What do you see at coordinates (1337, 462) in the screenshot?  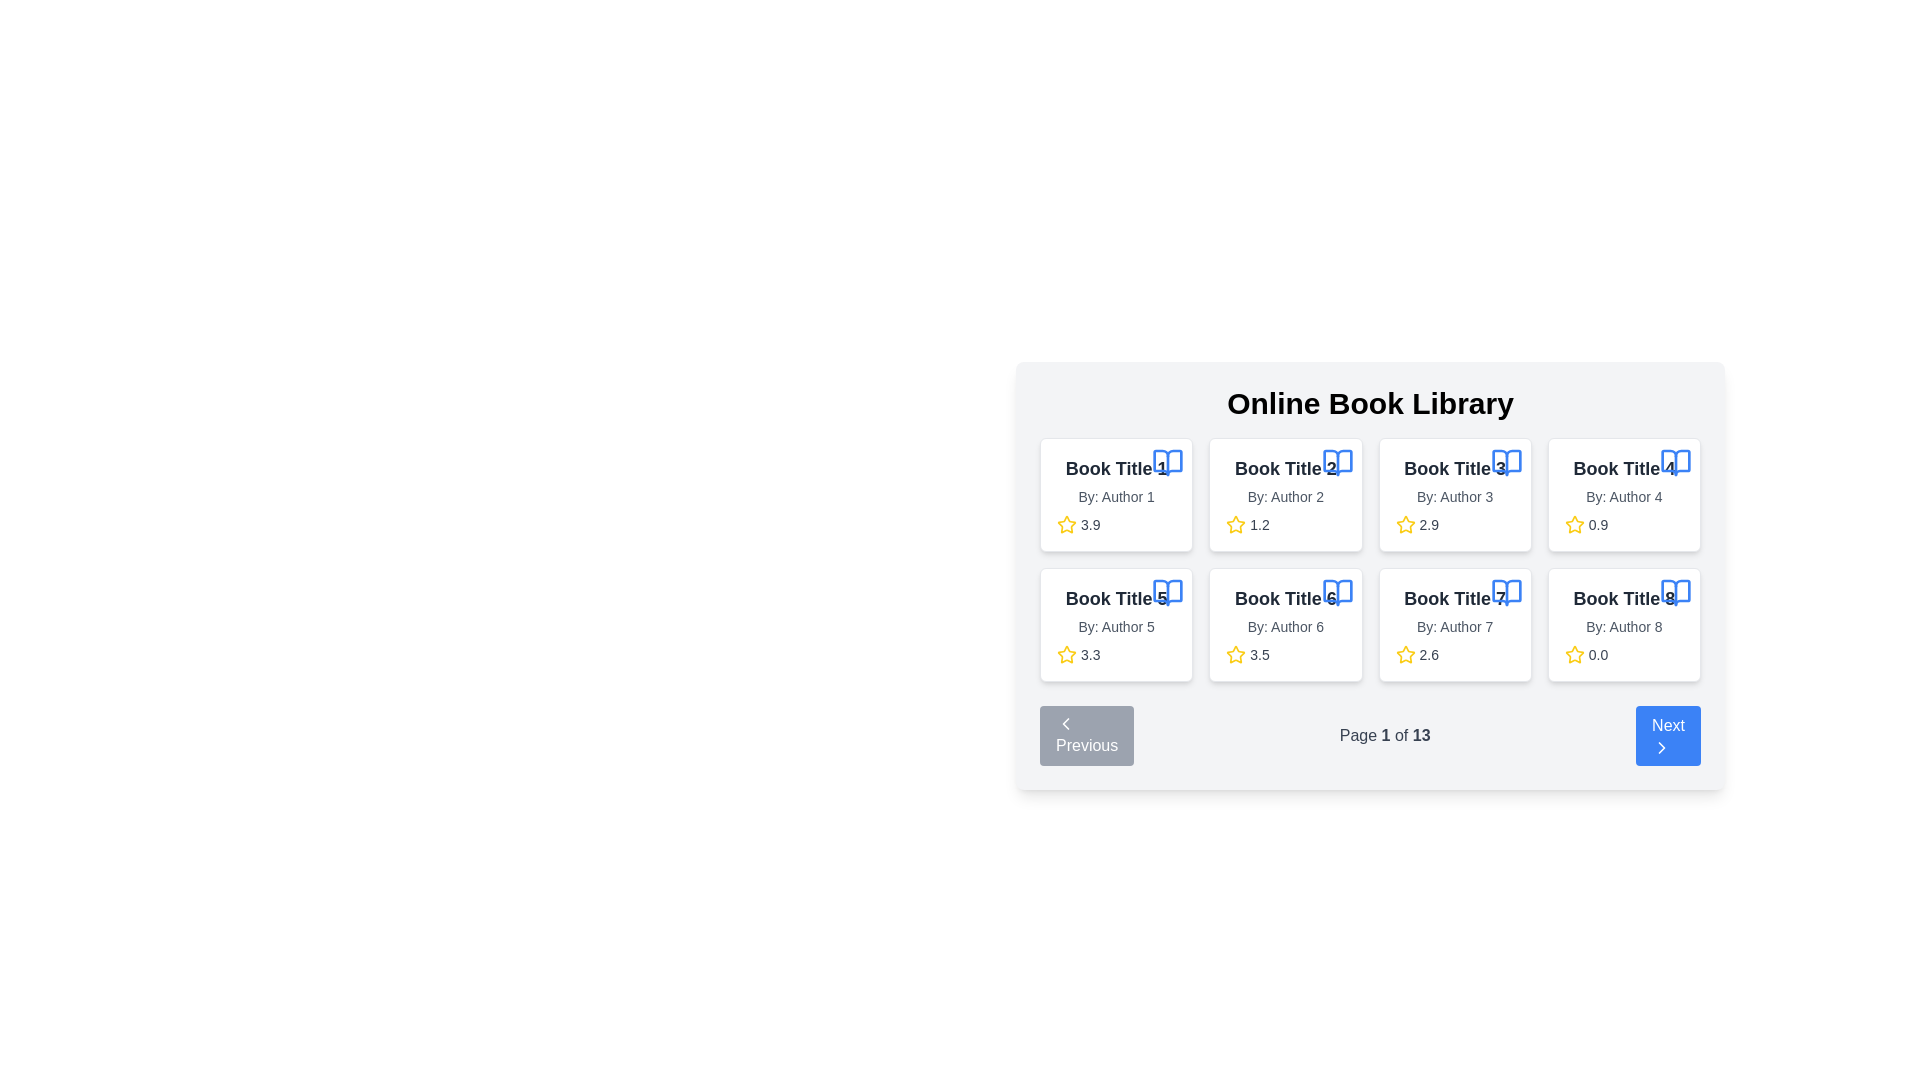 I see `the decorative graphical icon that signifies the card's association with books, located in the top-right corner of the card labeled 'Book Title 2' below the title 'Online Book Library'` at bounding box center [1337, 462].